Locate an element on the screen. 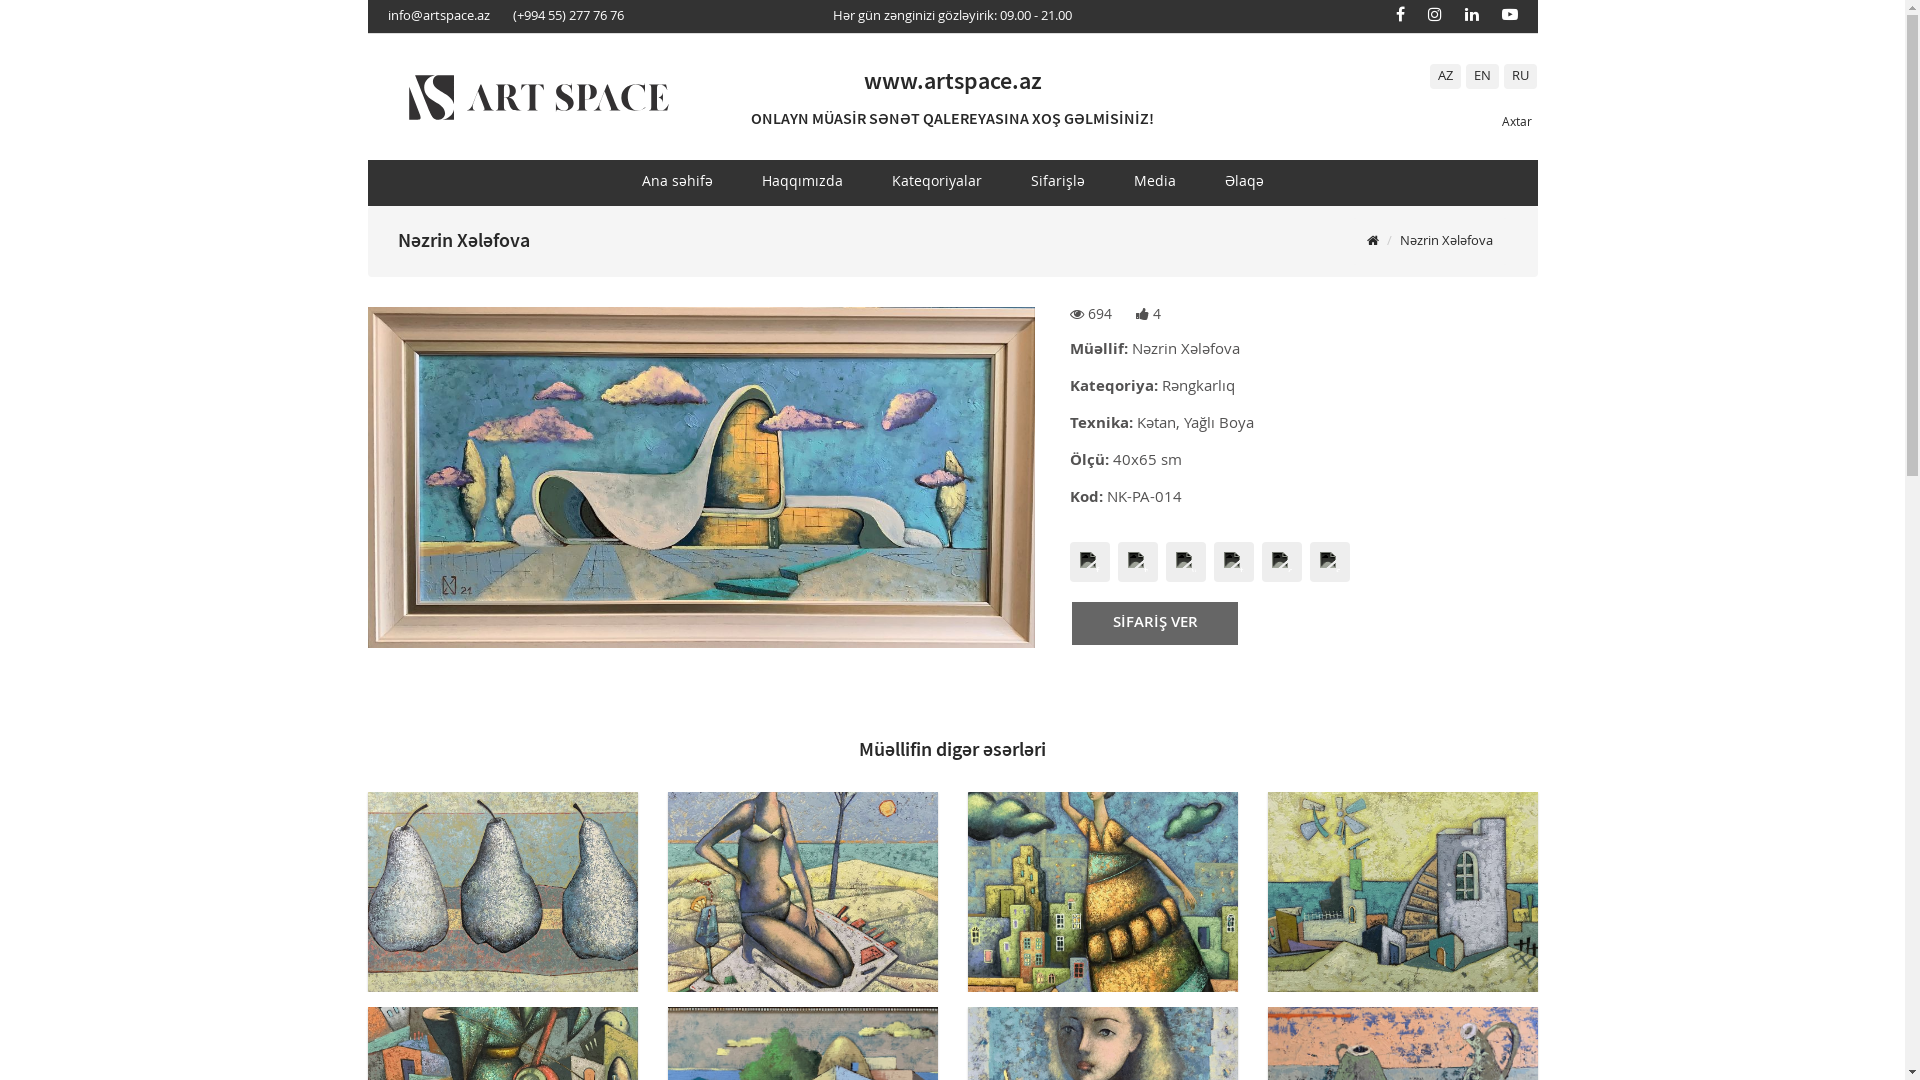 Image resolution: width=1920 pixels, height=1080 pixels. 'Media' is located at coordinates (1155, 181).